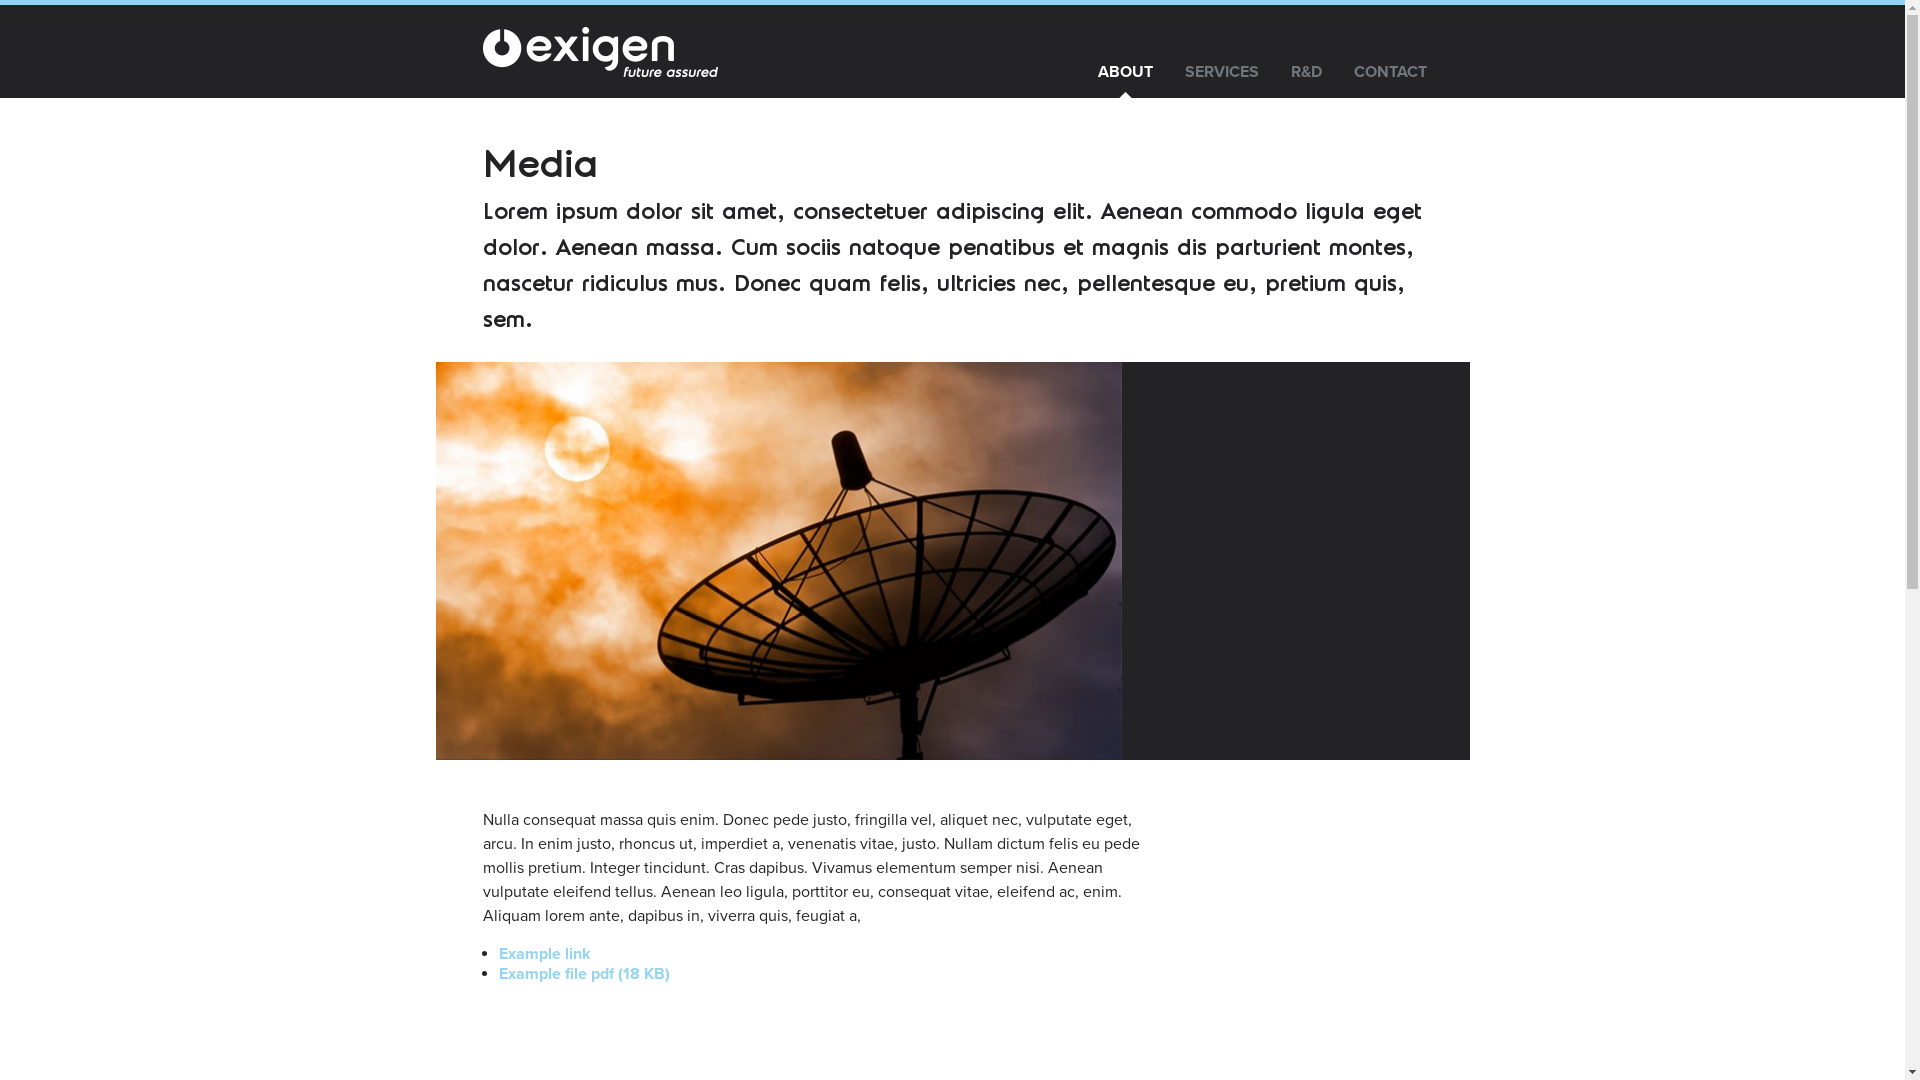 Image resolution: width=1920 pixels, height=1080 pixels. I want to click on 'CONTACT', so click(1338, 71).